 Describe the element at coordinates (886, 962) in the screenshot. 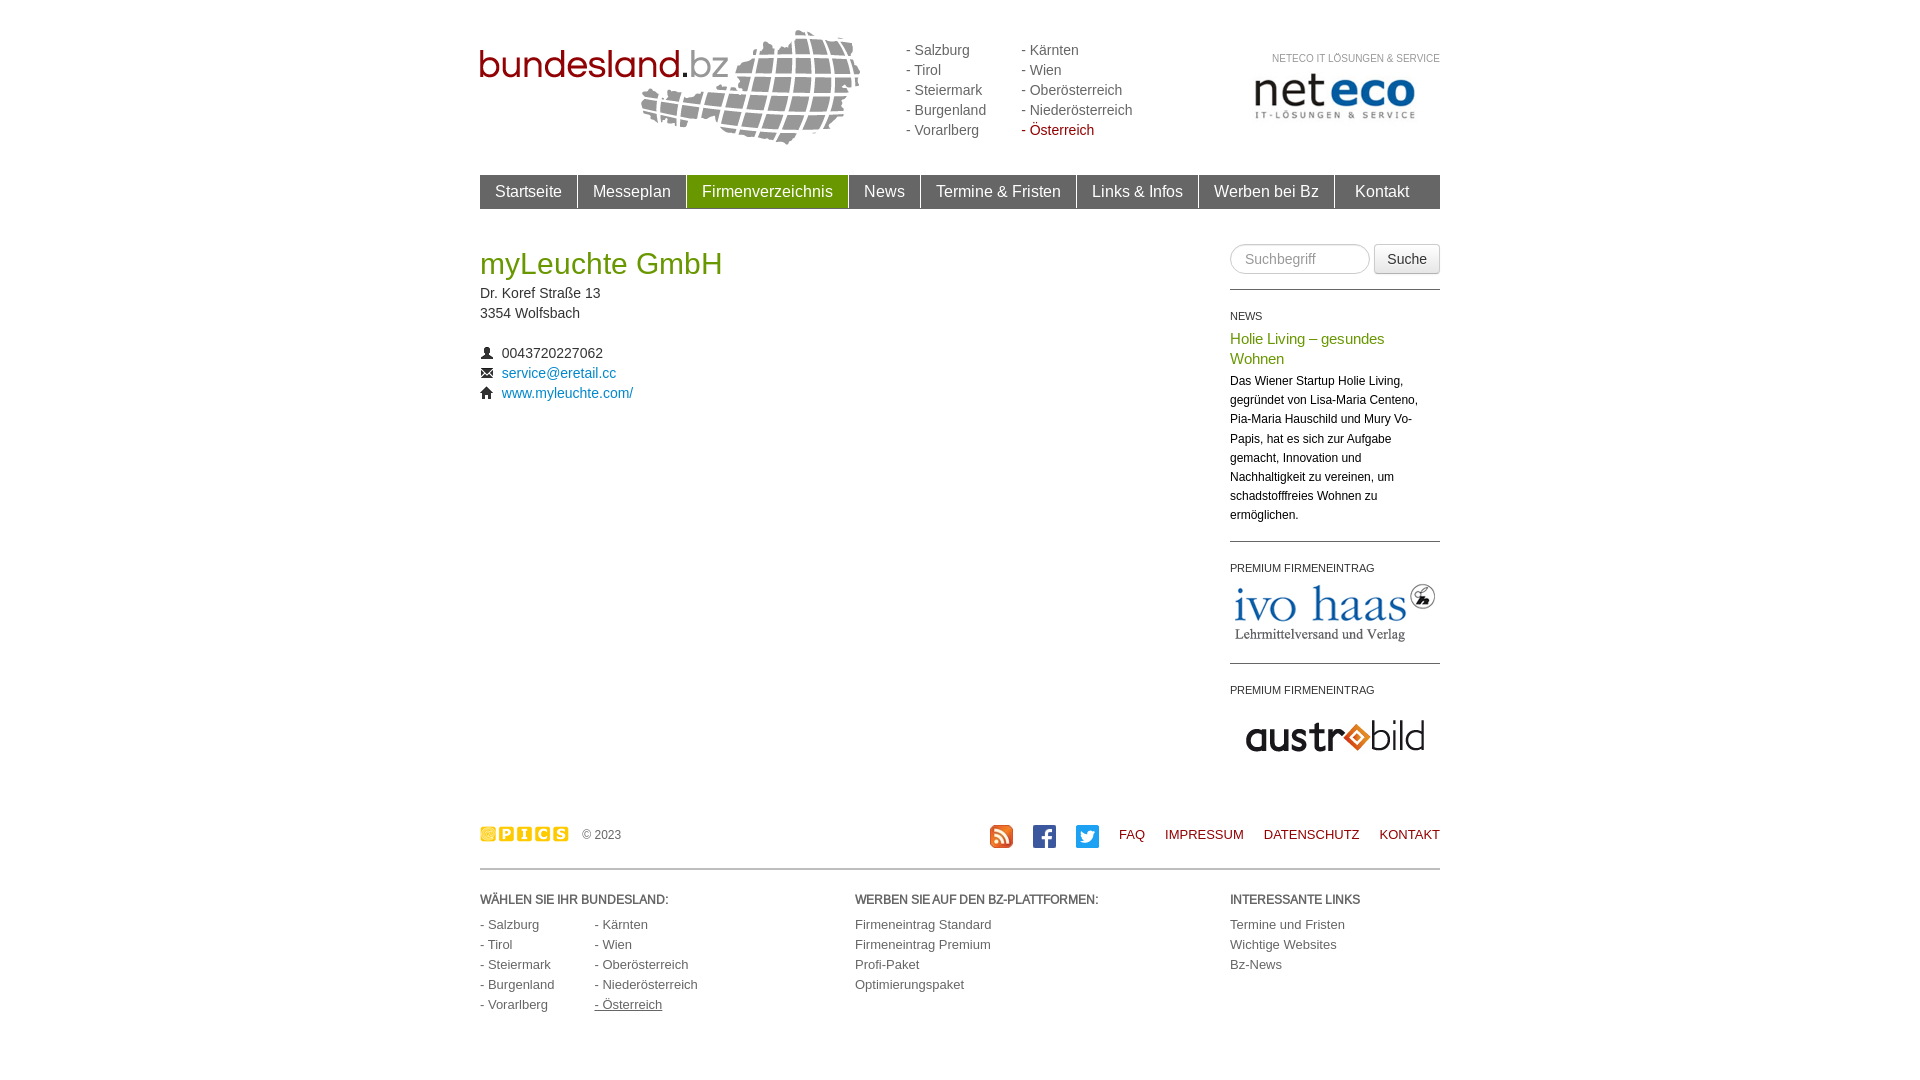

I see `'Profi-Paket'` at that location.